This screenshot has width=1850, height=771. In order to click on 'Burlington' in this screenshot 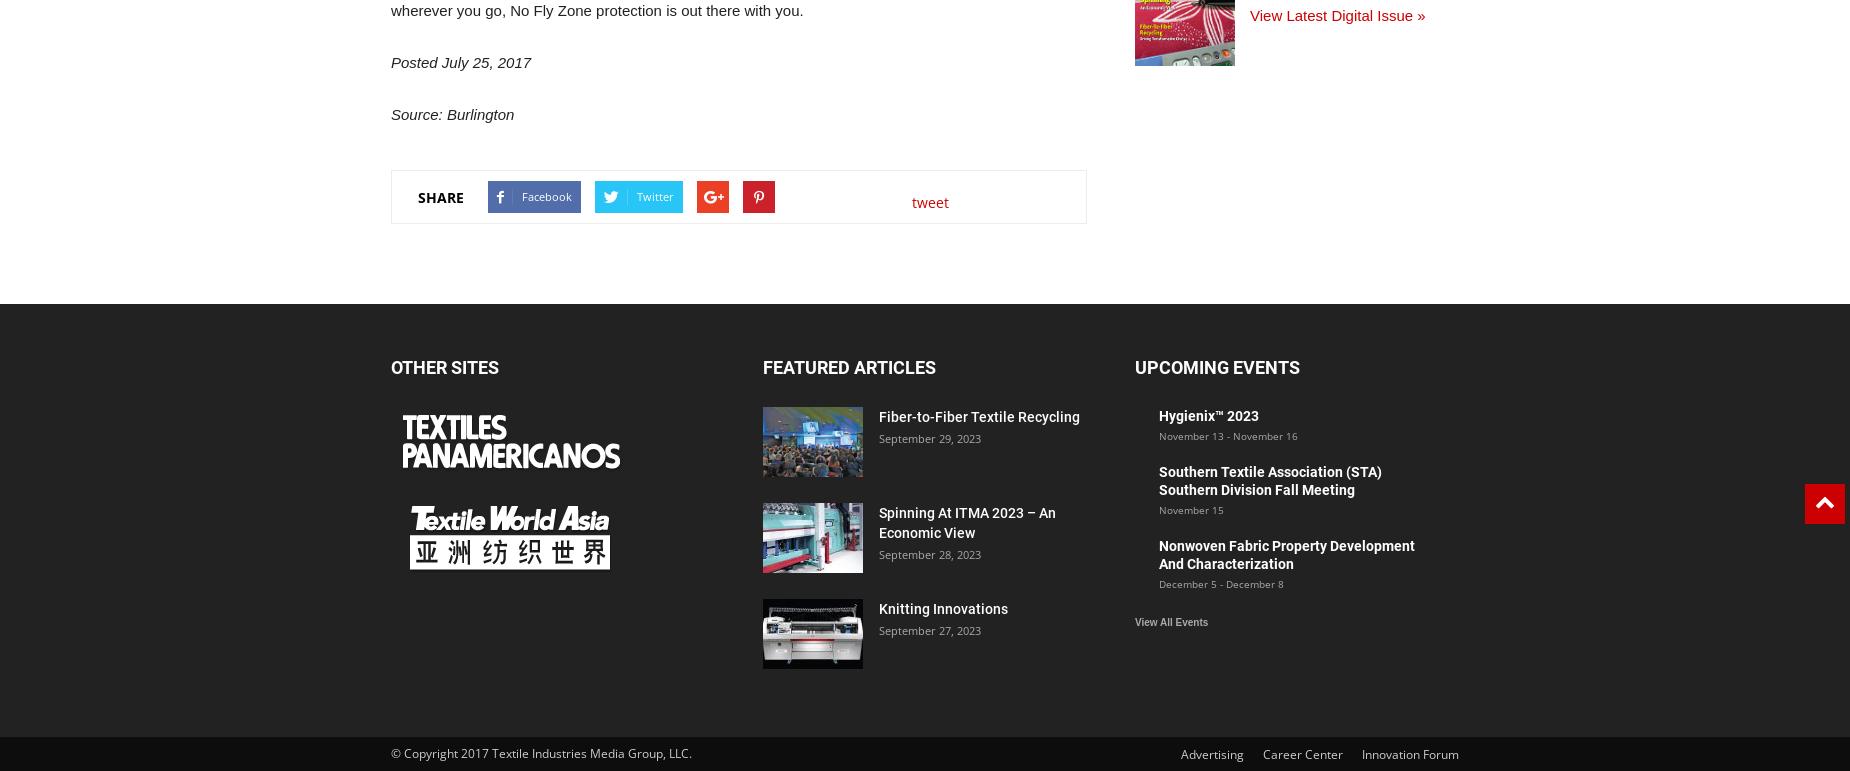, I will do `click(480, 113)`.